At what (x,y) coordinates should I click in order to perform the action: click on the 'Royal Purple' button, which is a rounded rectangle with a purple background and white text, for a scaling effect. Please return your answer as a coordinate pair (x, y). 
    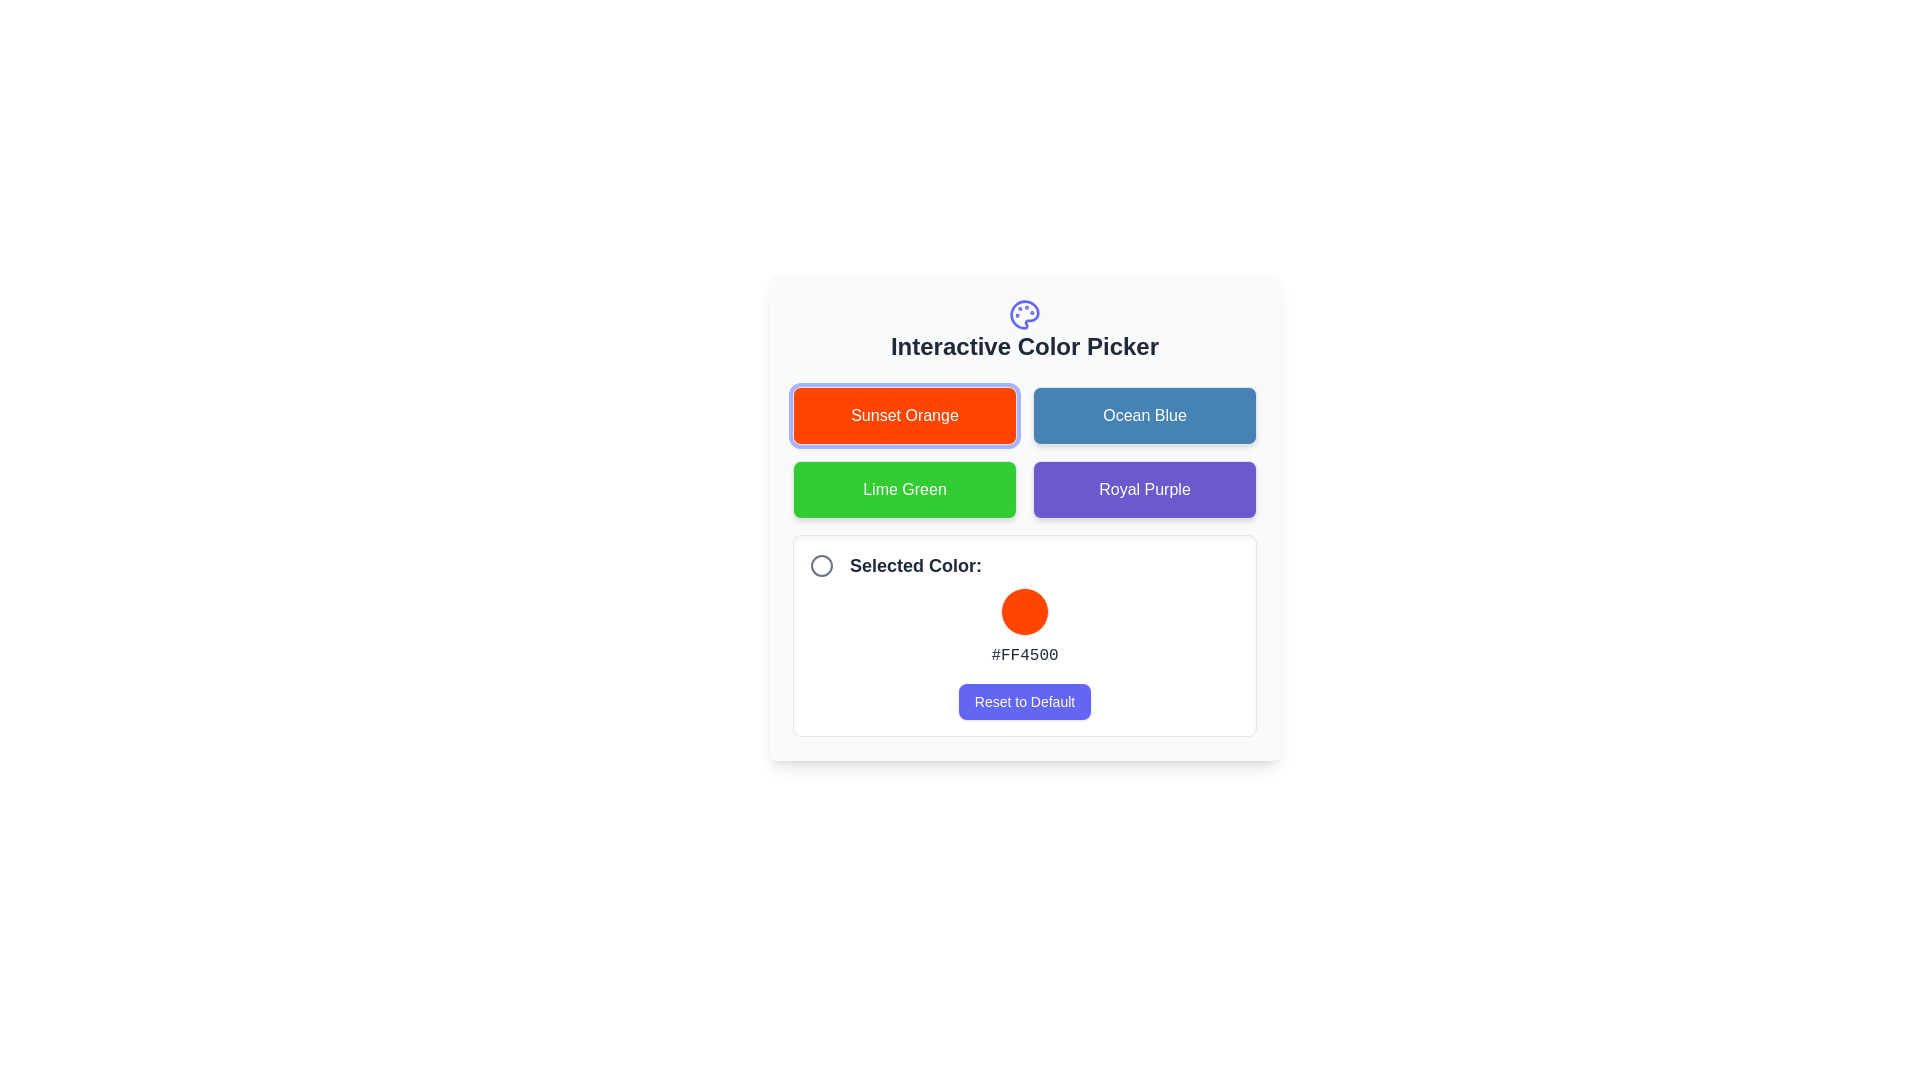
    Looking at the image, I should click on (1145, 489).